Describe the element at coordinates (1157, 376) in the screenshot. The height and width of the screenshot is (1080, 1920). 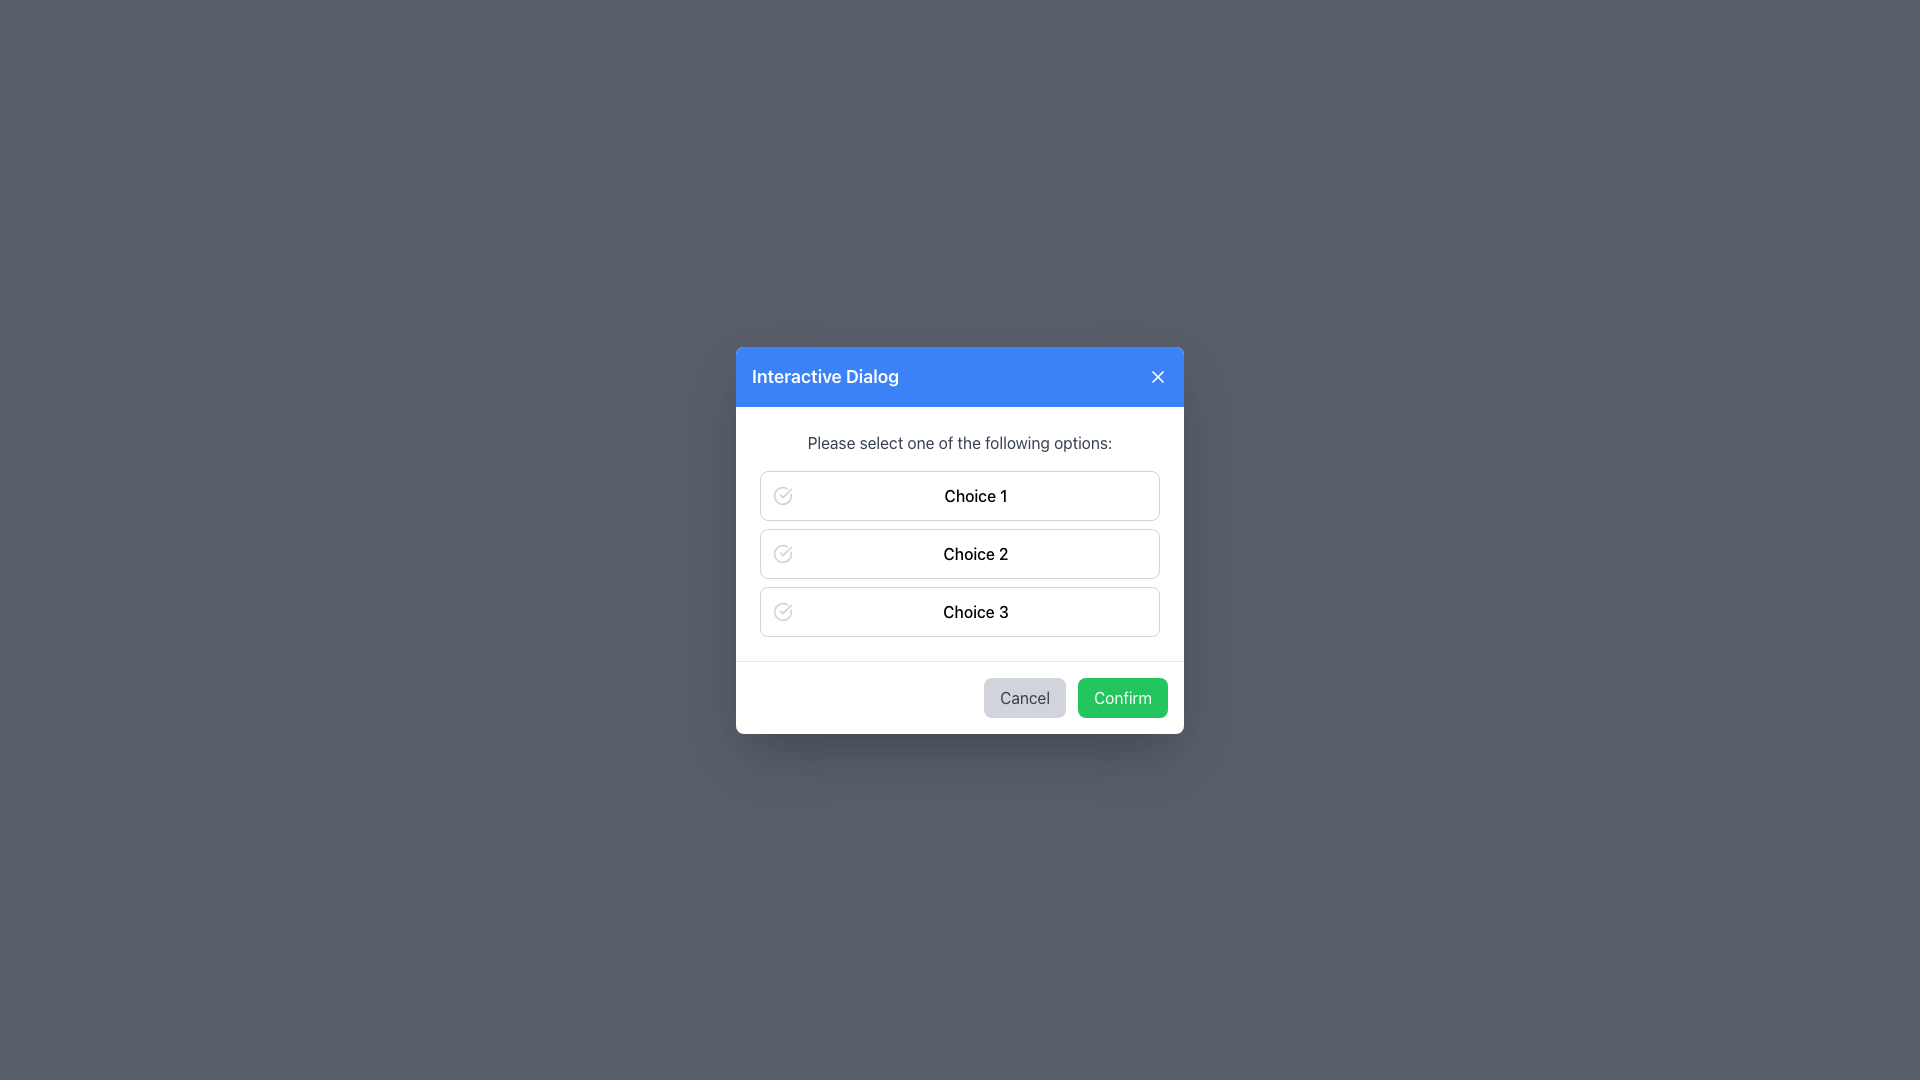
I see `the small red cross icon located in the top-right corner of the modal dialog` at that location.